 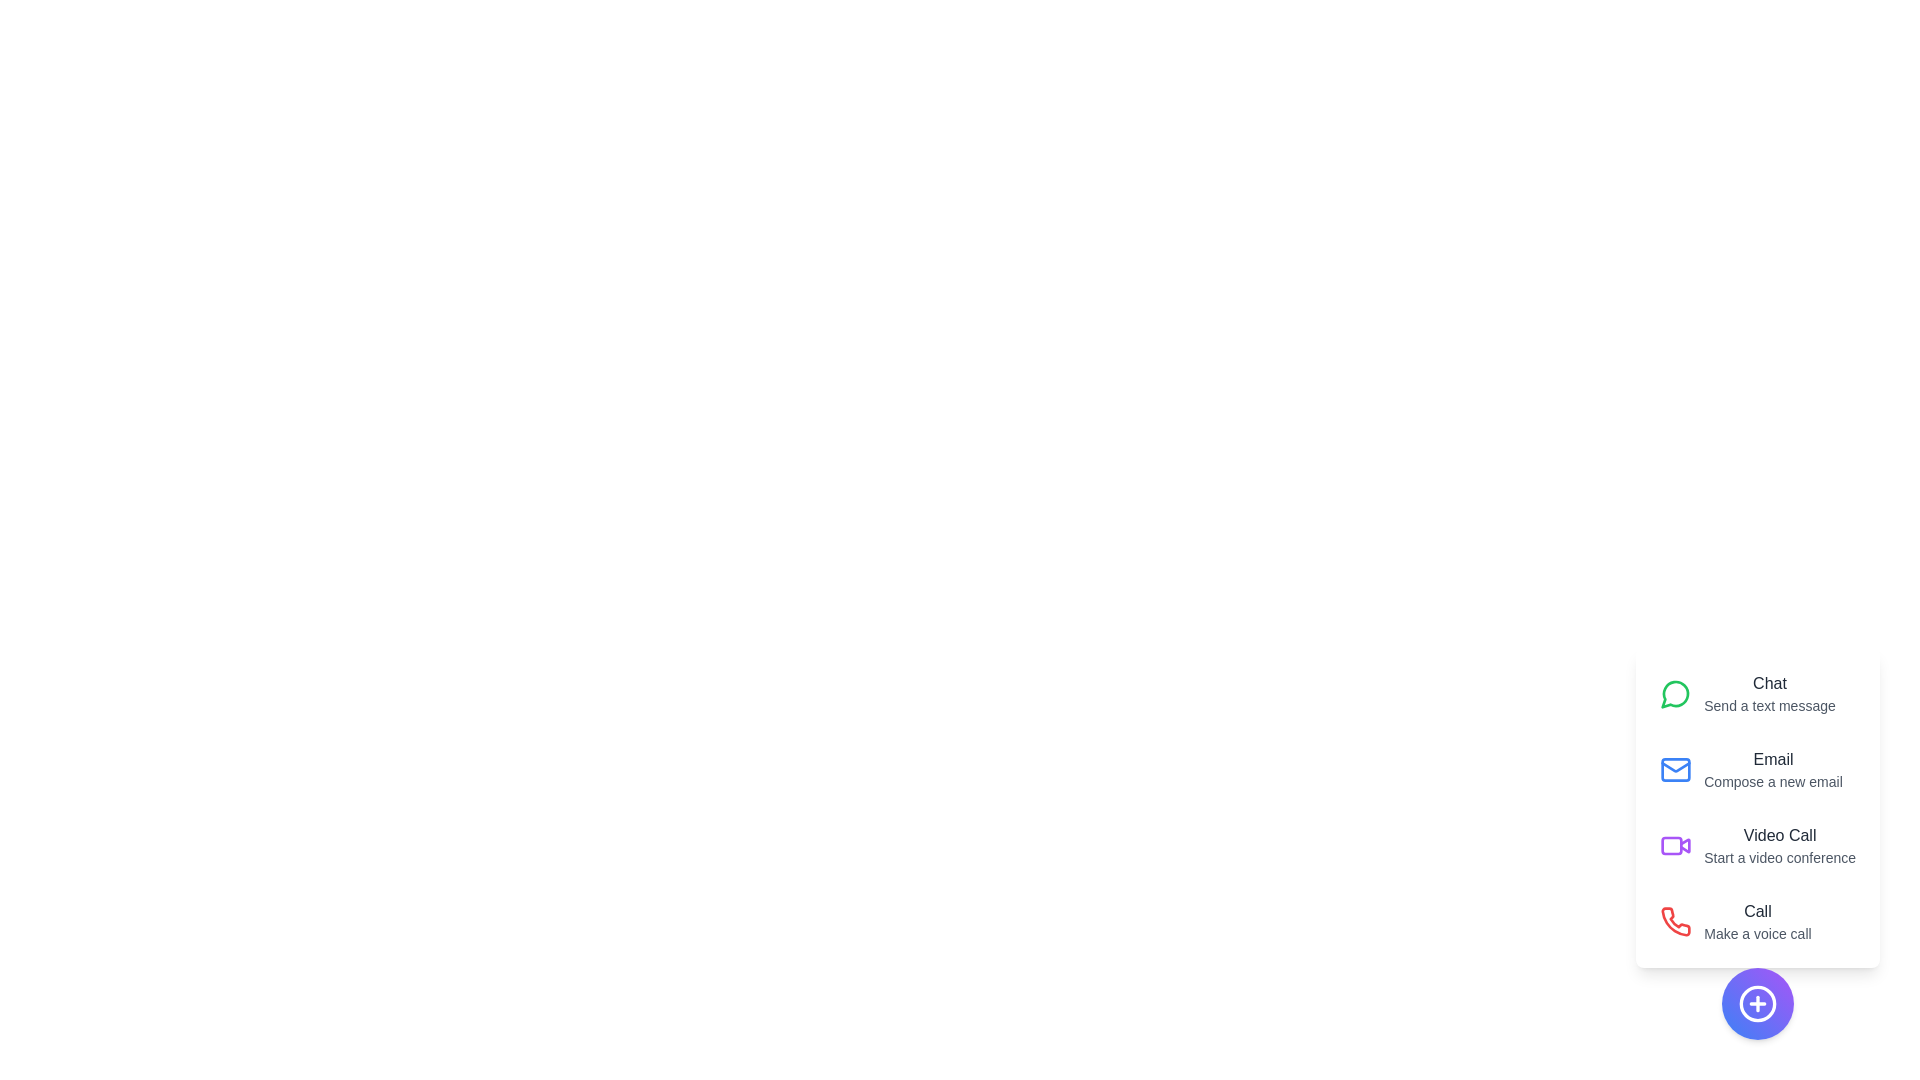 I want to click on the 'Email' action to compose a new email, so click(x=1756, y=769).